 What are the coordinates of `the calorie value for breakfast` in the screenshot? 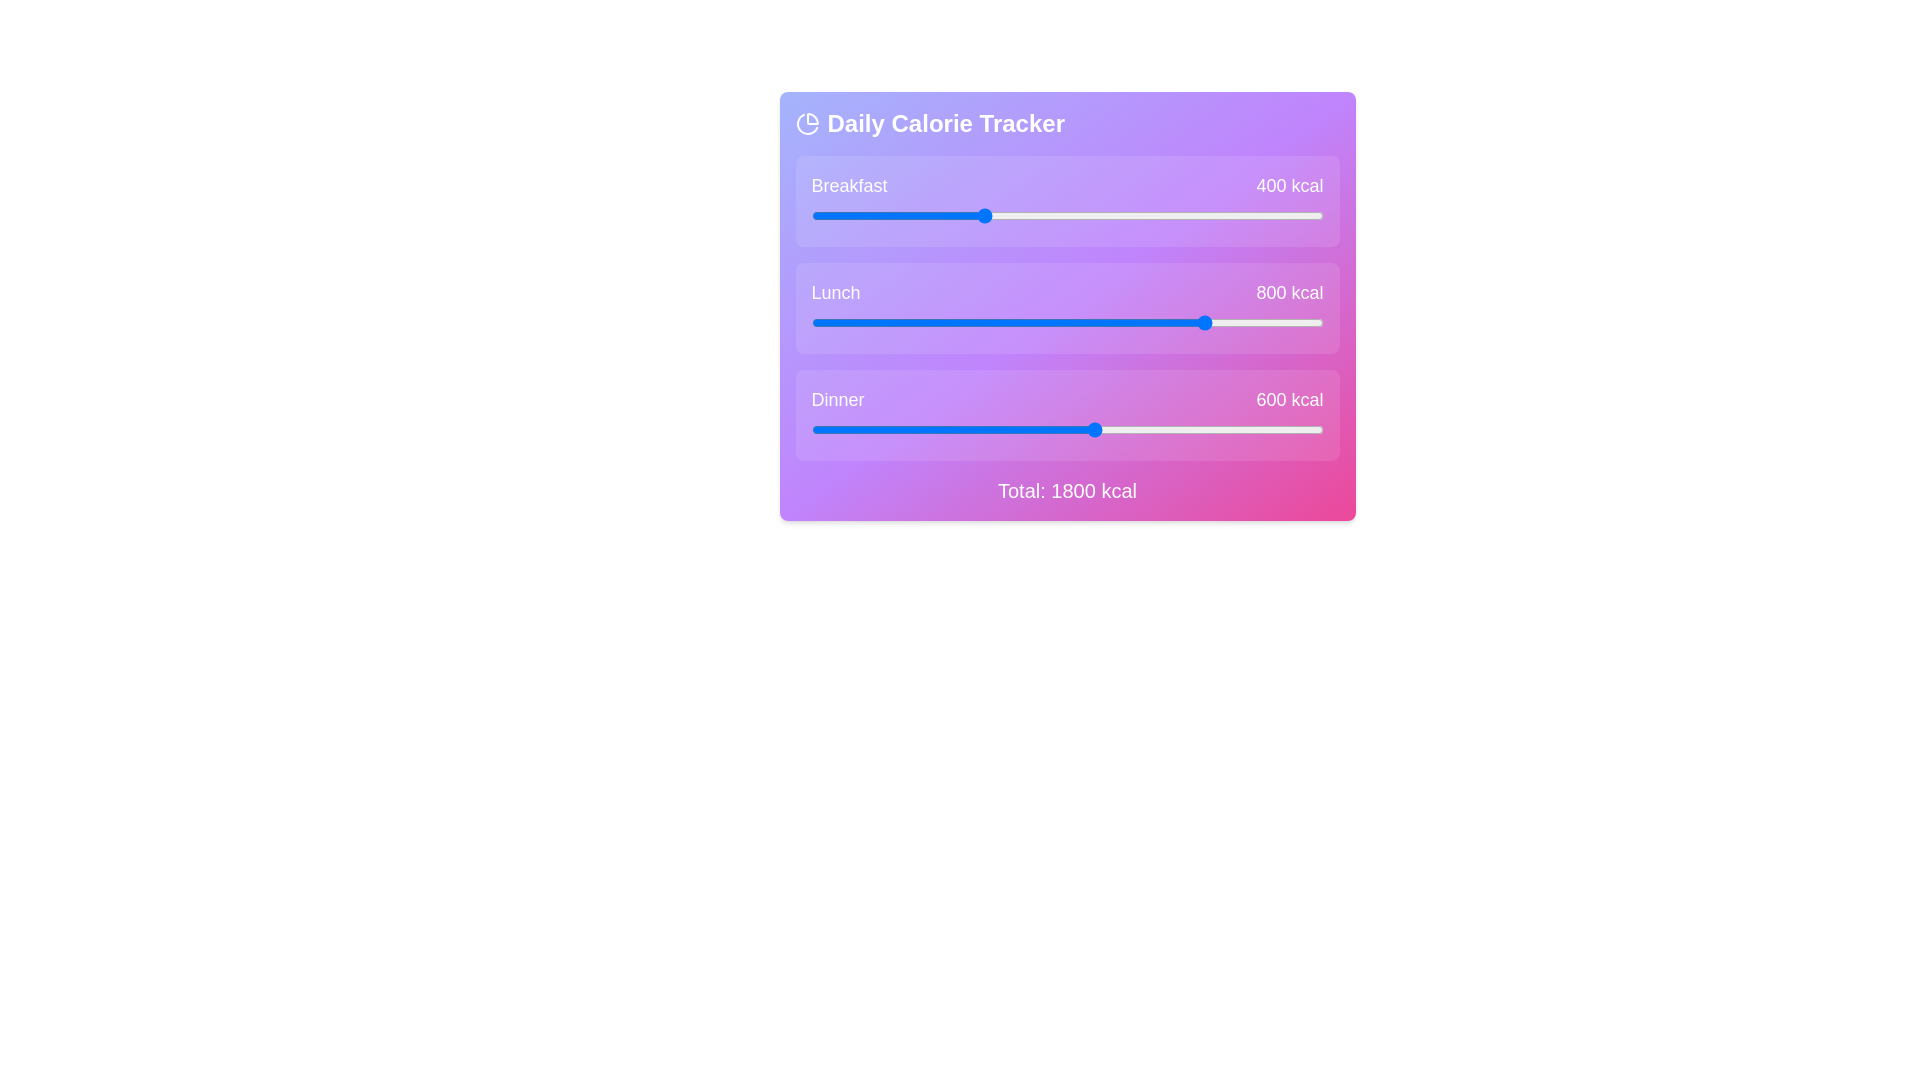 It's located at (956, 216).